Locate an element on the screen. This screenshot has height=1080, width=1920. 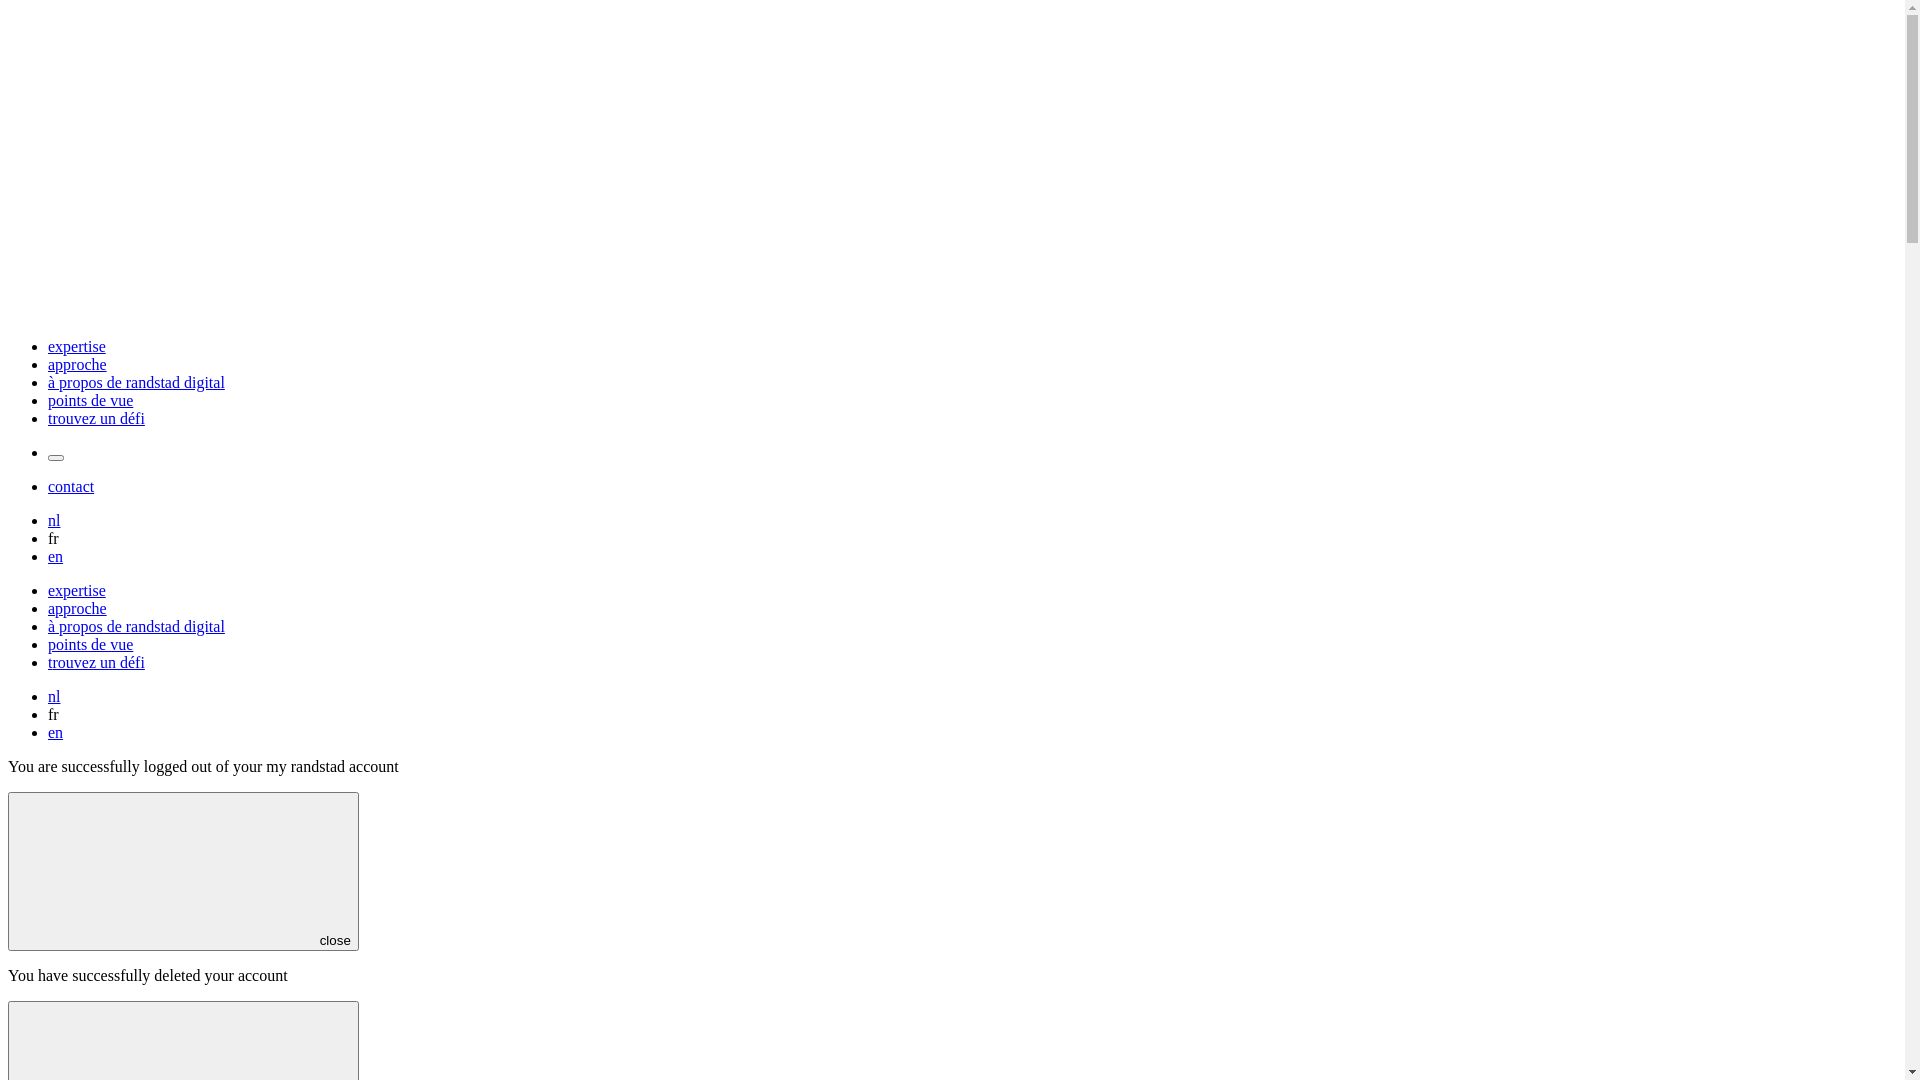
'points de vue' is located at coordinates (89, 400).